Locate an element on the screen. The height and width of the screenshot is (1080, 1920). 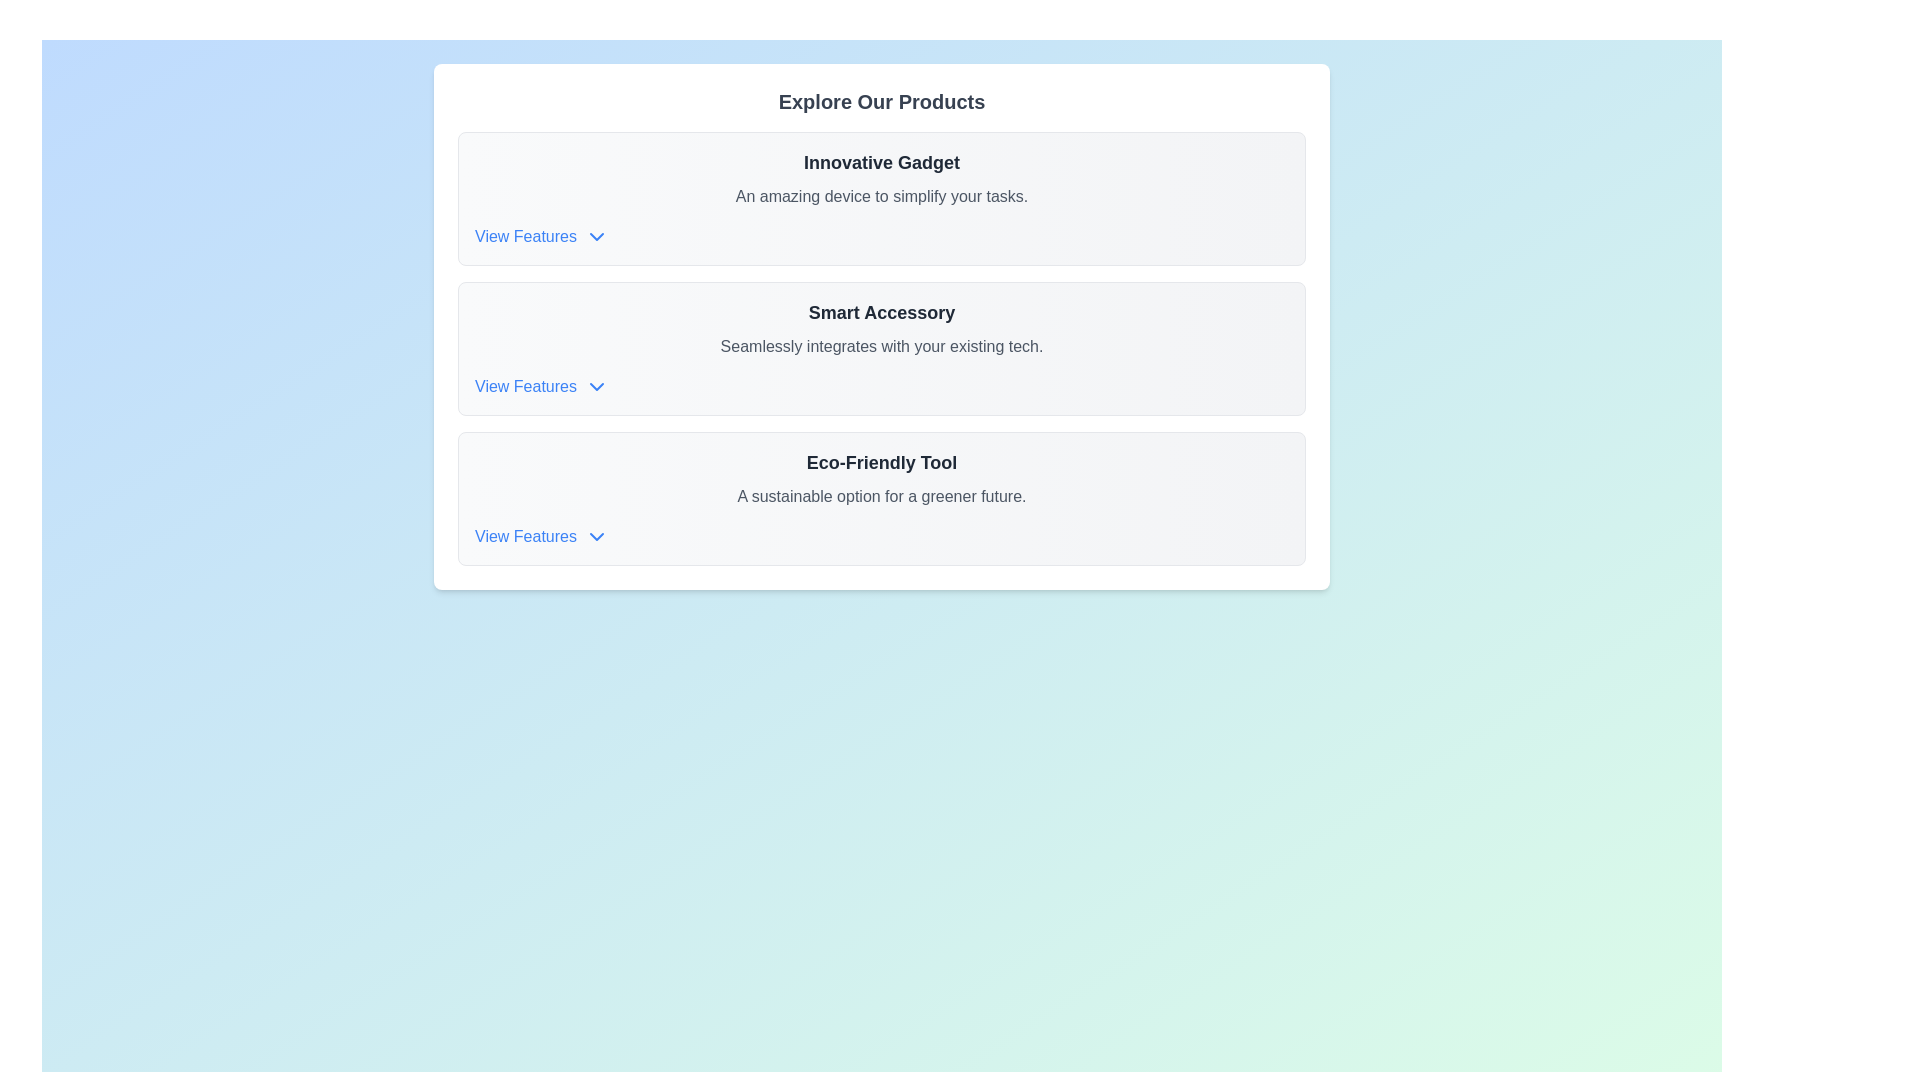
the downward-pointing chevron icon located next to the 'View Features' text in the 'Smart Accessory' section, indicating expandable content is located at coordinates (595, 386).